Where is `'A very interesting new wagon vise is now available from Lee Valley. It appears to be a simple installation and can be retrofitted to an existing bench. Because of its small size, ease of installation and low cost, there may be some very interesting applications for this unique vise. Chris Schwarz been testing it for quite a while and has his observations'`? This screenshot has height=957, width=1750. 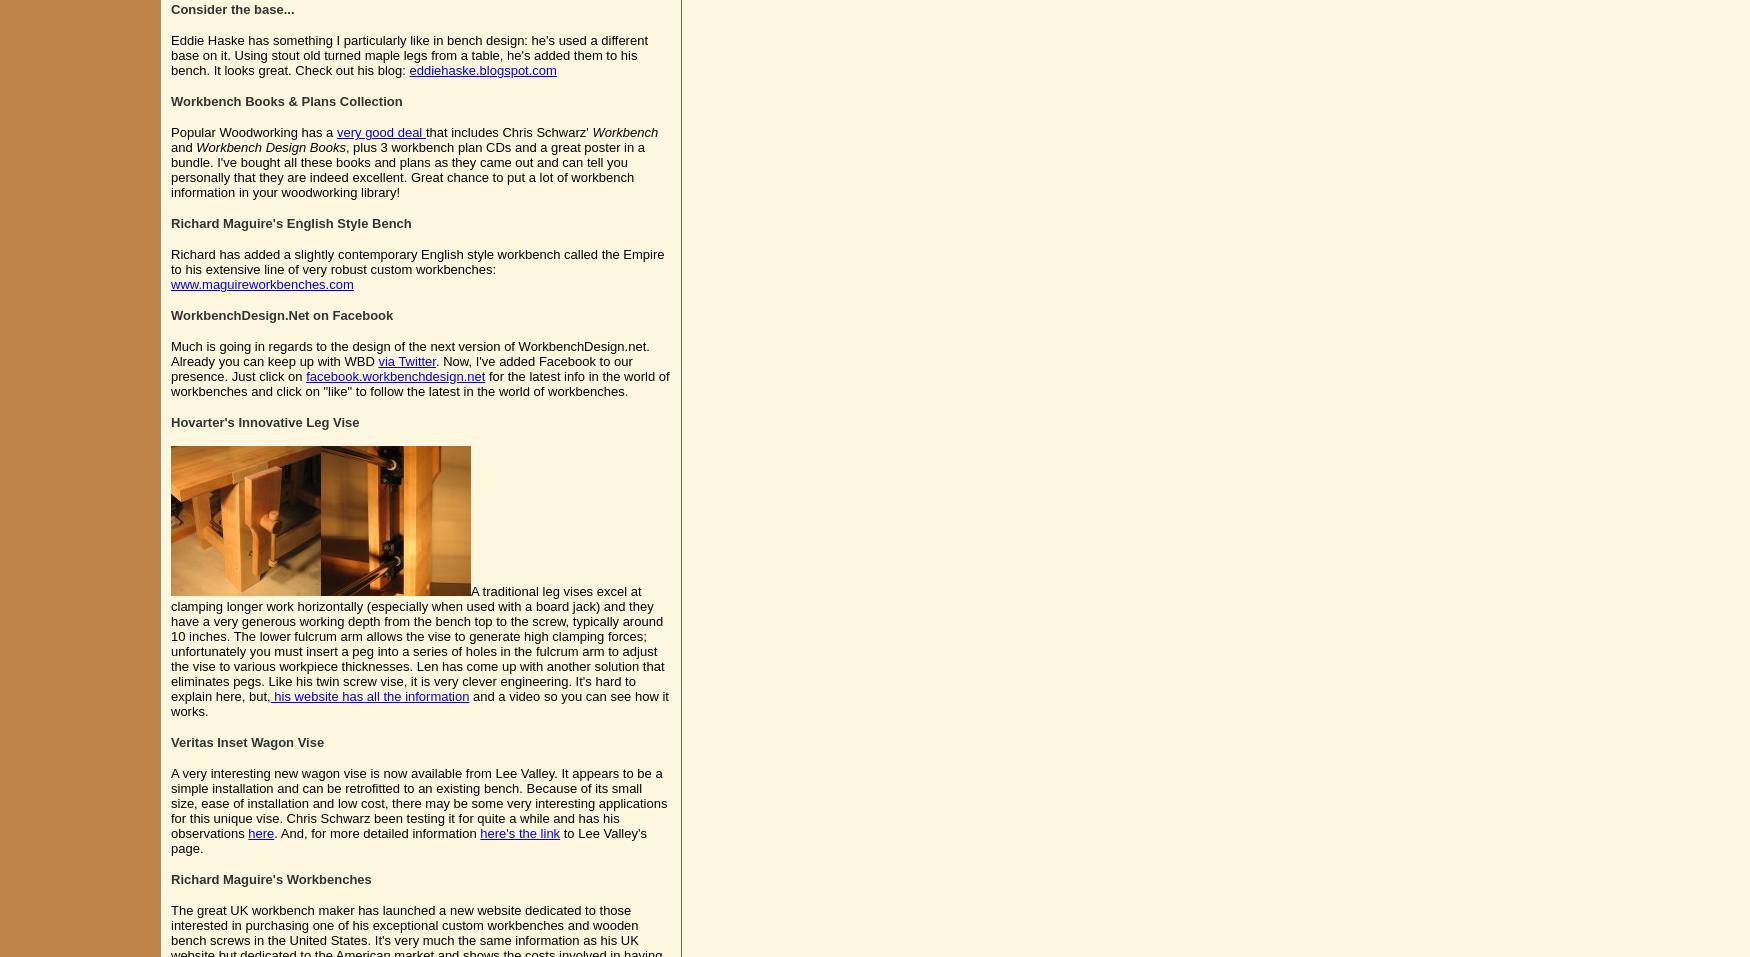 'A very interesting new wagon vise is now available from Lee Valley. It appears to be a simple installation and can be retrofitted to an existing bench. Because of its small size, ease of installation and low cost, there may be some very interesting applications for this unique vise. Chris Schwarz been testing it for quite a while and has his observations' is located at coordinates (417, 802).